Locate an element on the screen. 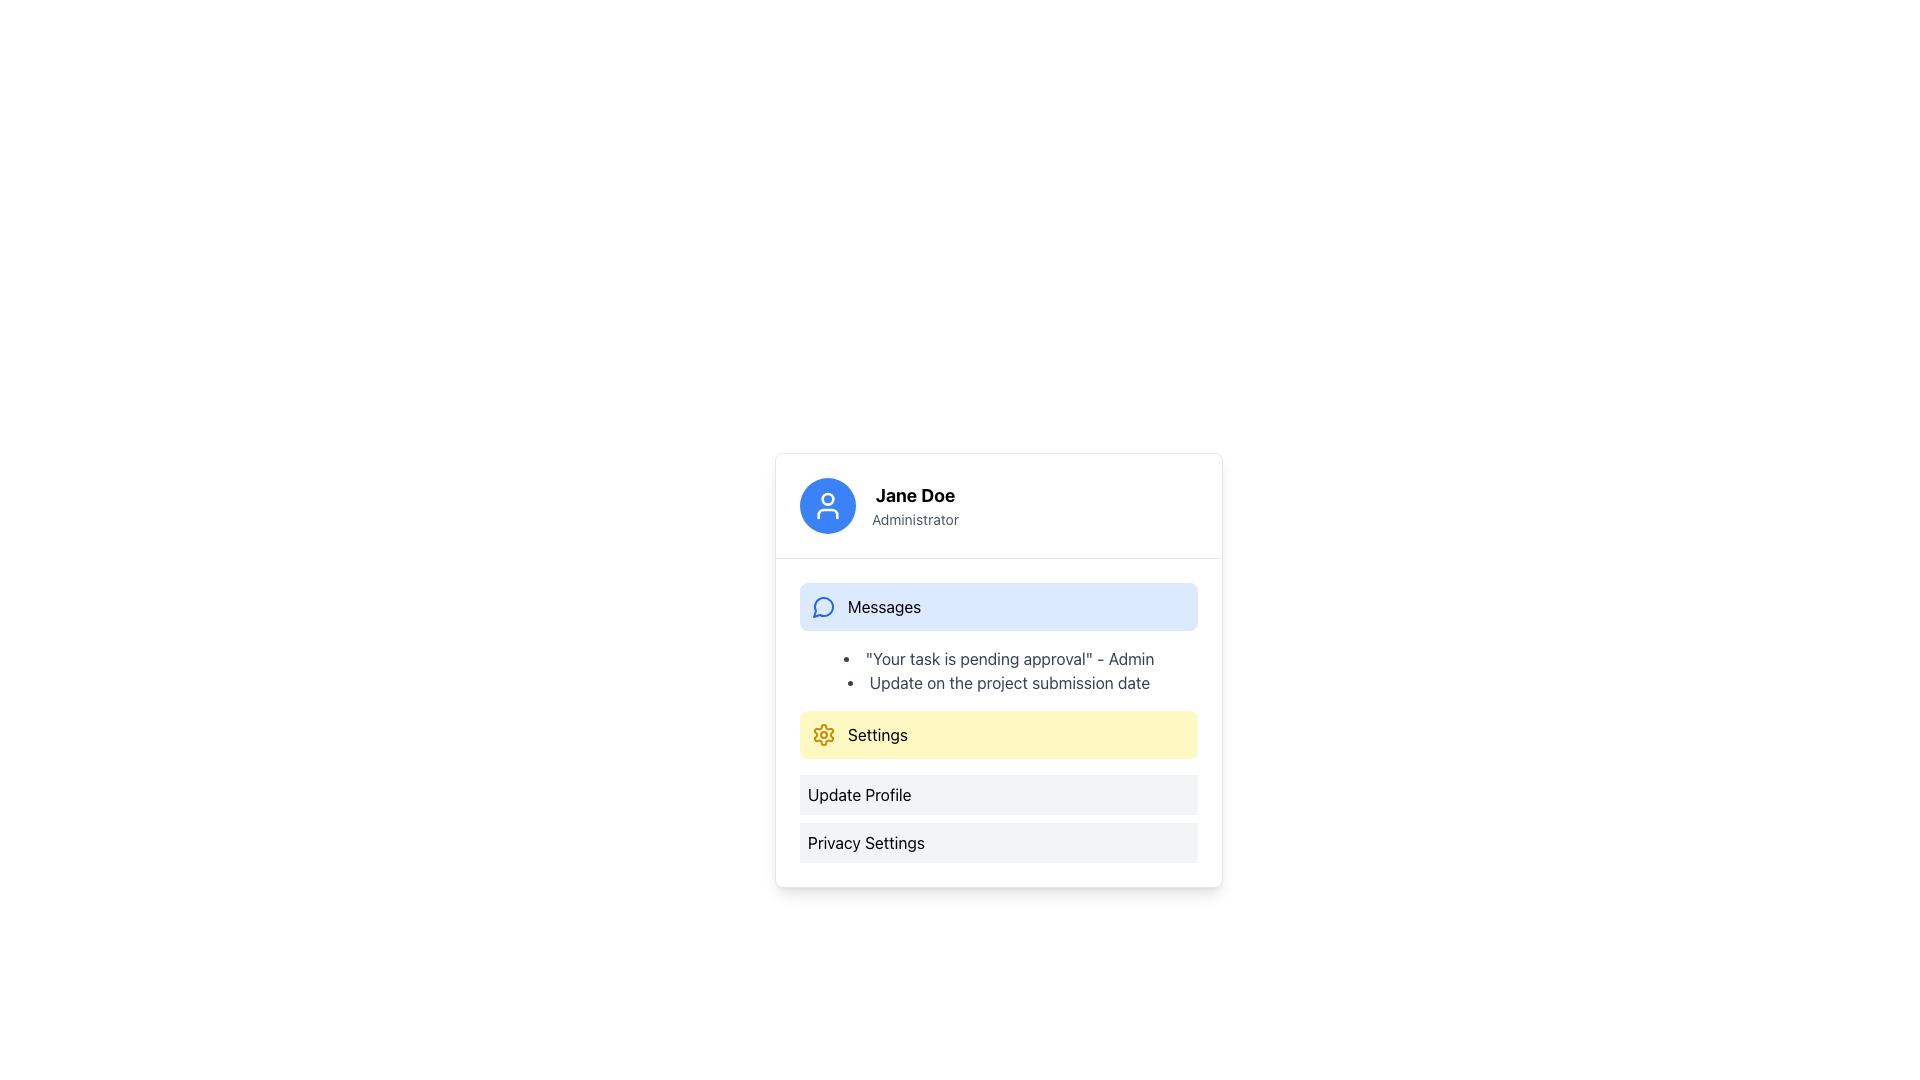 This screenshot has height=1080, width=1920. the cogwheel icon representing adjustable settings located to the left of the 'Settings' label in the vertical menu is located at coordinates (824, 735).